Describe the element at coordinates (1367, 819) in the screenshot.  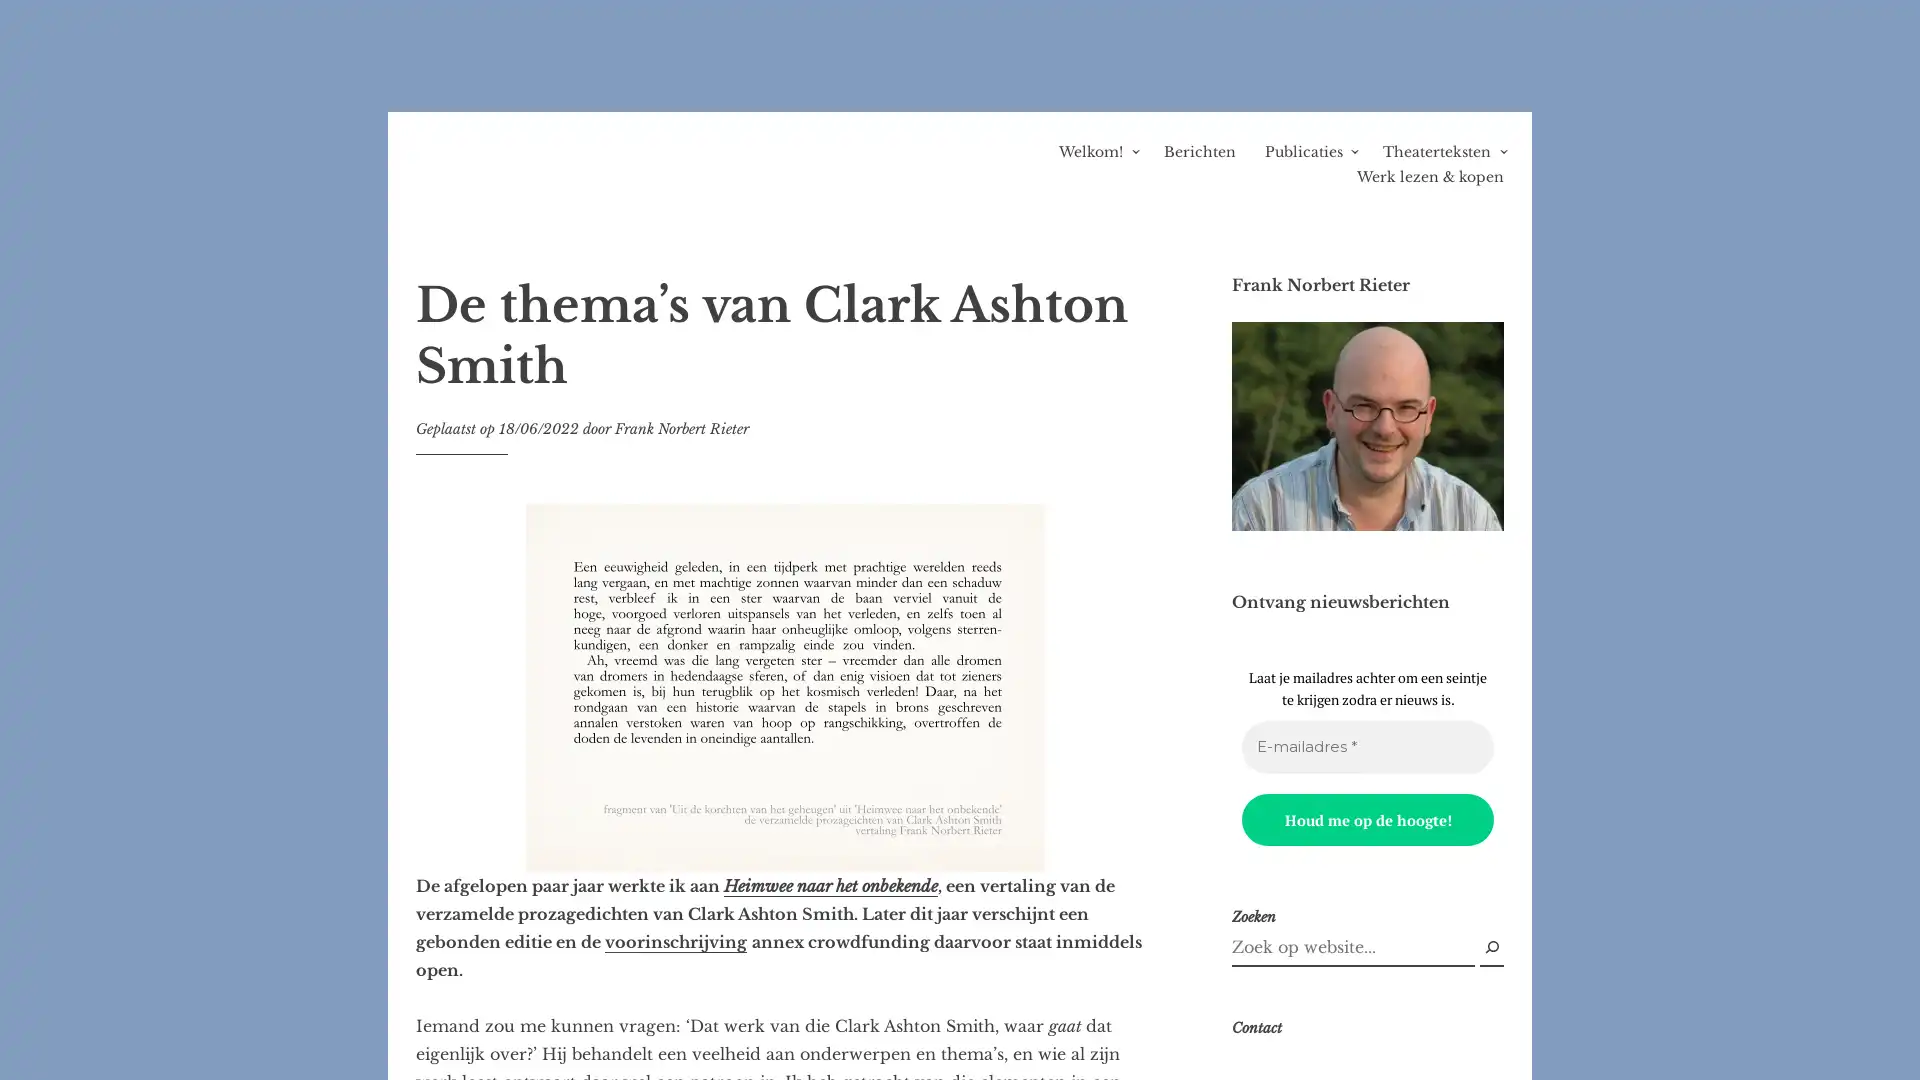
I see `Houd me op de hoogte!` at that location.